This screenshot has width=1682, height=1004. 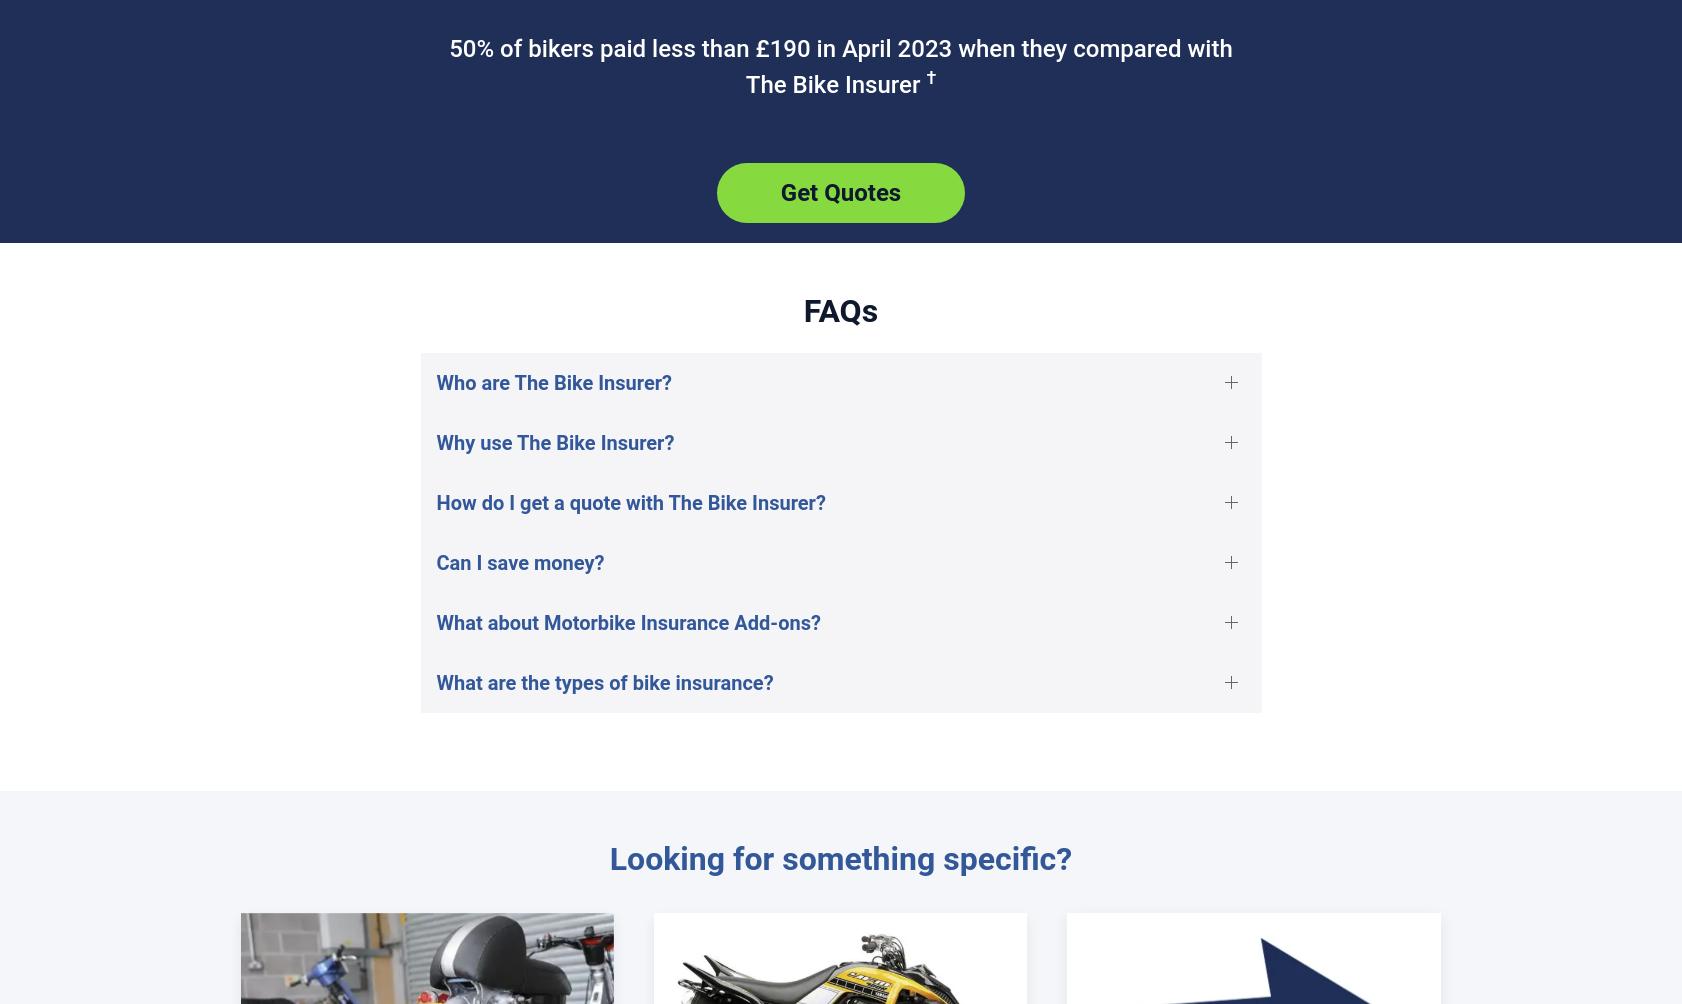 I want to click on 'Looking for something specific?', so click(x=840, y=858).